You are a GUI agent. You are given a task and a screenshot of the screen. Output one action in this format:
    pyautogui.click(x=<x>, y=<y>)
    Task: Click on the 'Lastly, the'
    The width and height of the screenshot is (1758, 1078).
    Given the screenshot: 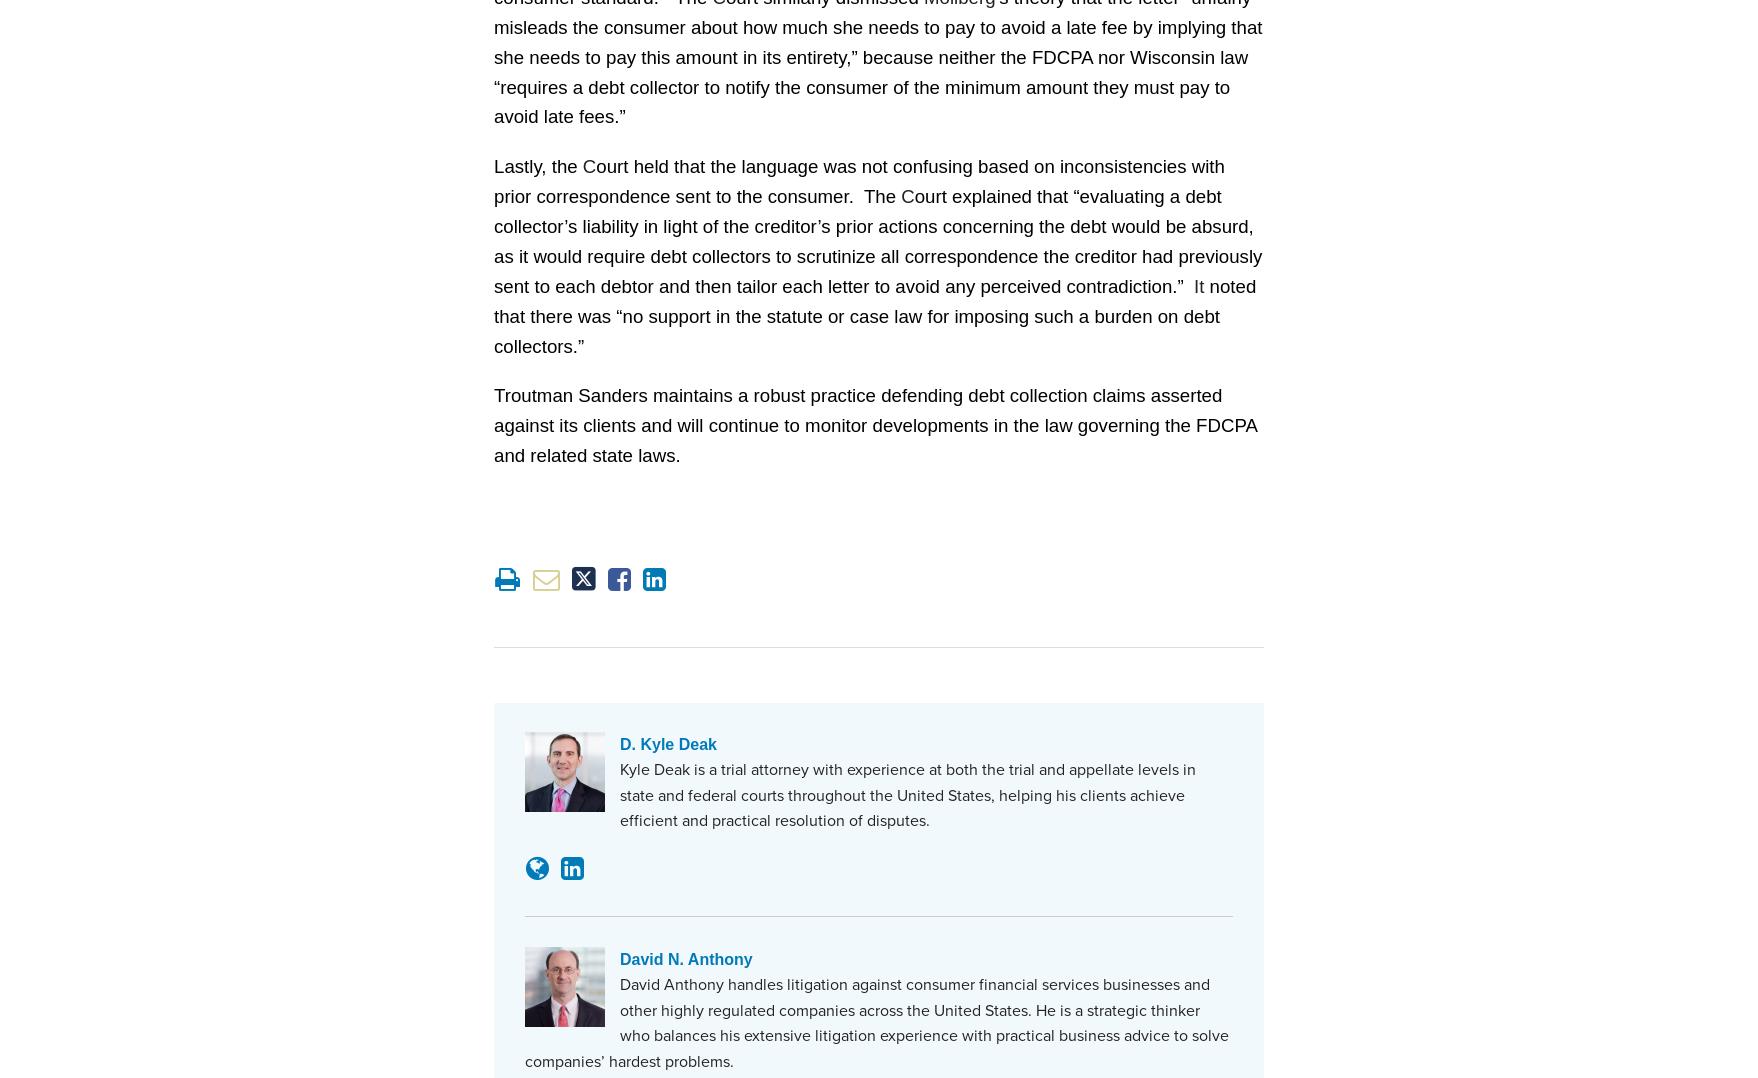 What is the action you would take?
    pyautogui.click(x=492, y=164)
    